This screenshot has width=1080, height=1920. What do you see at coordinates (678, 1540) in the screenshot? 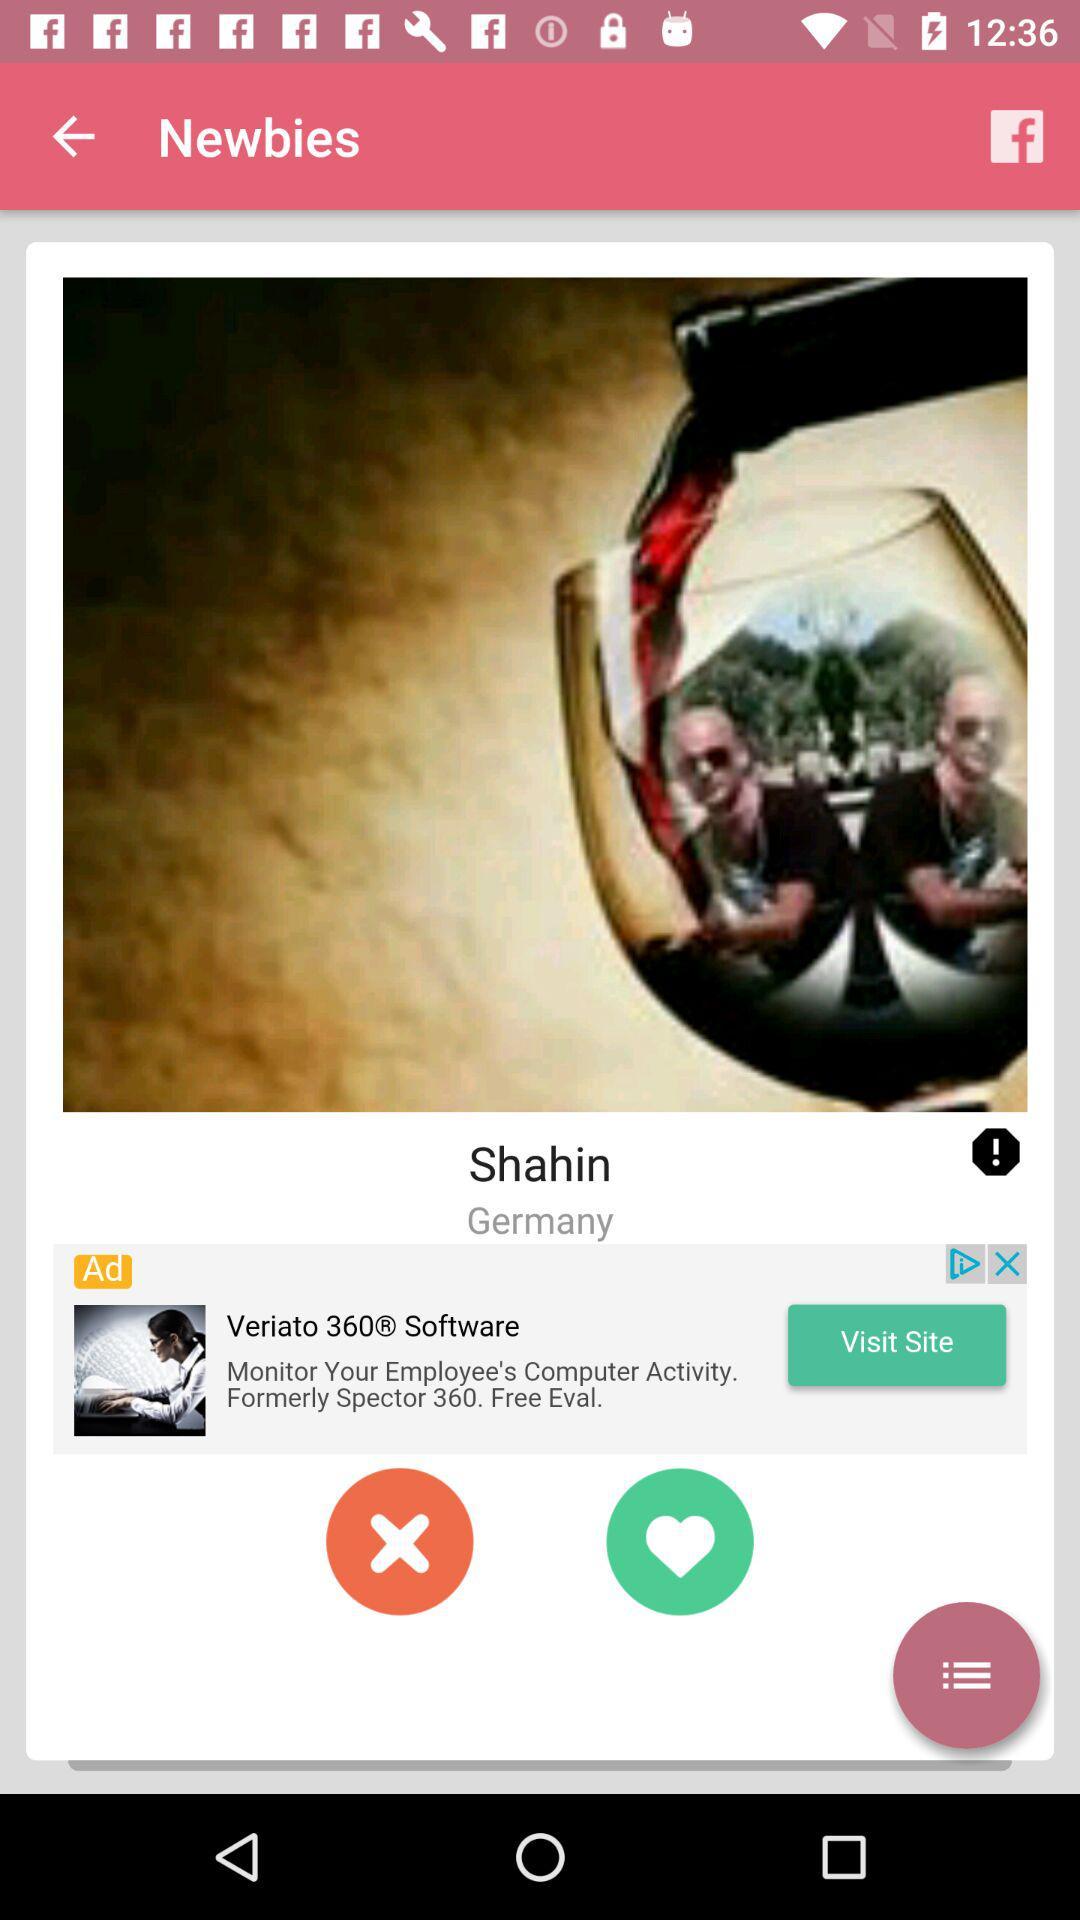
I see `make it favorite` at bounding box center [678, 1540].